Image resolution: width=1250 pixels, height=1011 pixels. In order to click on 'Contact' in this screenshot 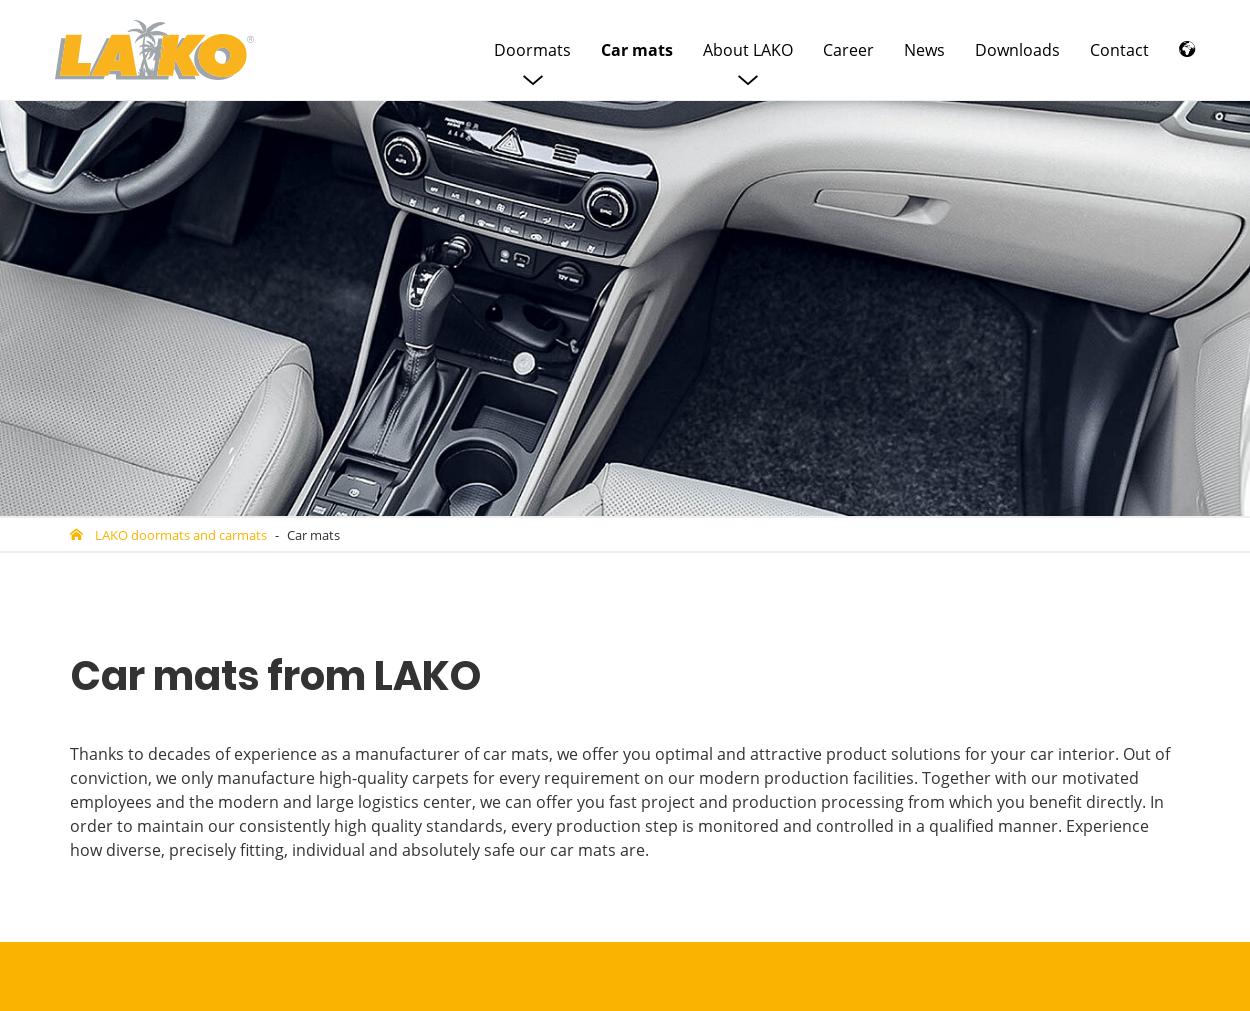, I will do `click(1118, 49)`.